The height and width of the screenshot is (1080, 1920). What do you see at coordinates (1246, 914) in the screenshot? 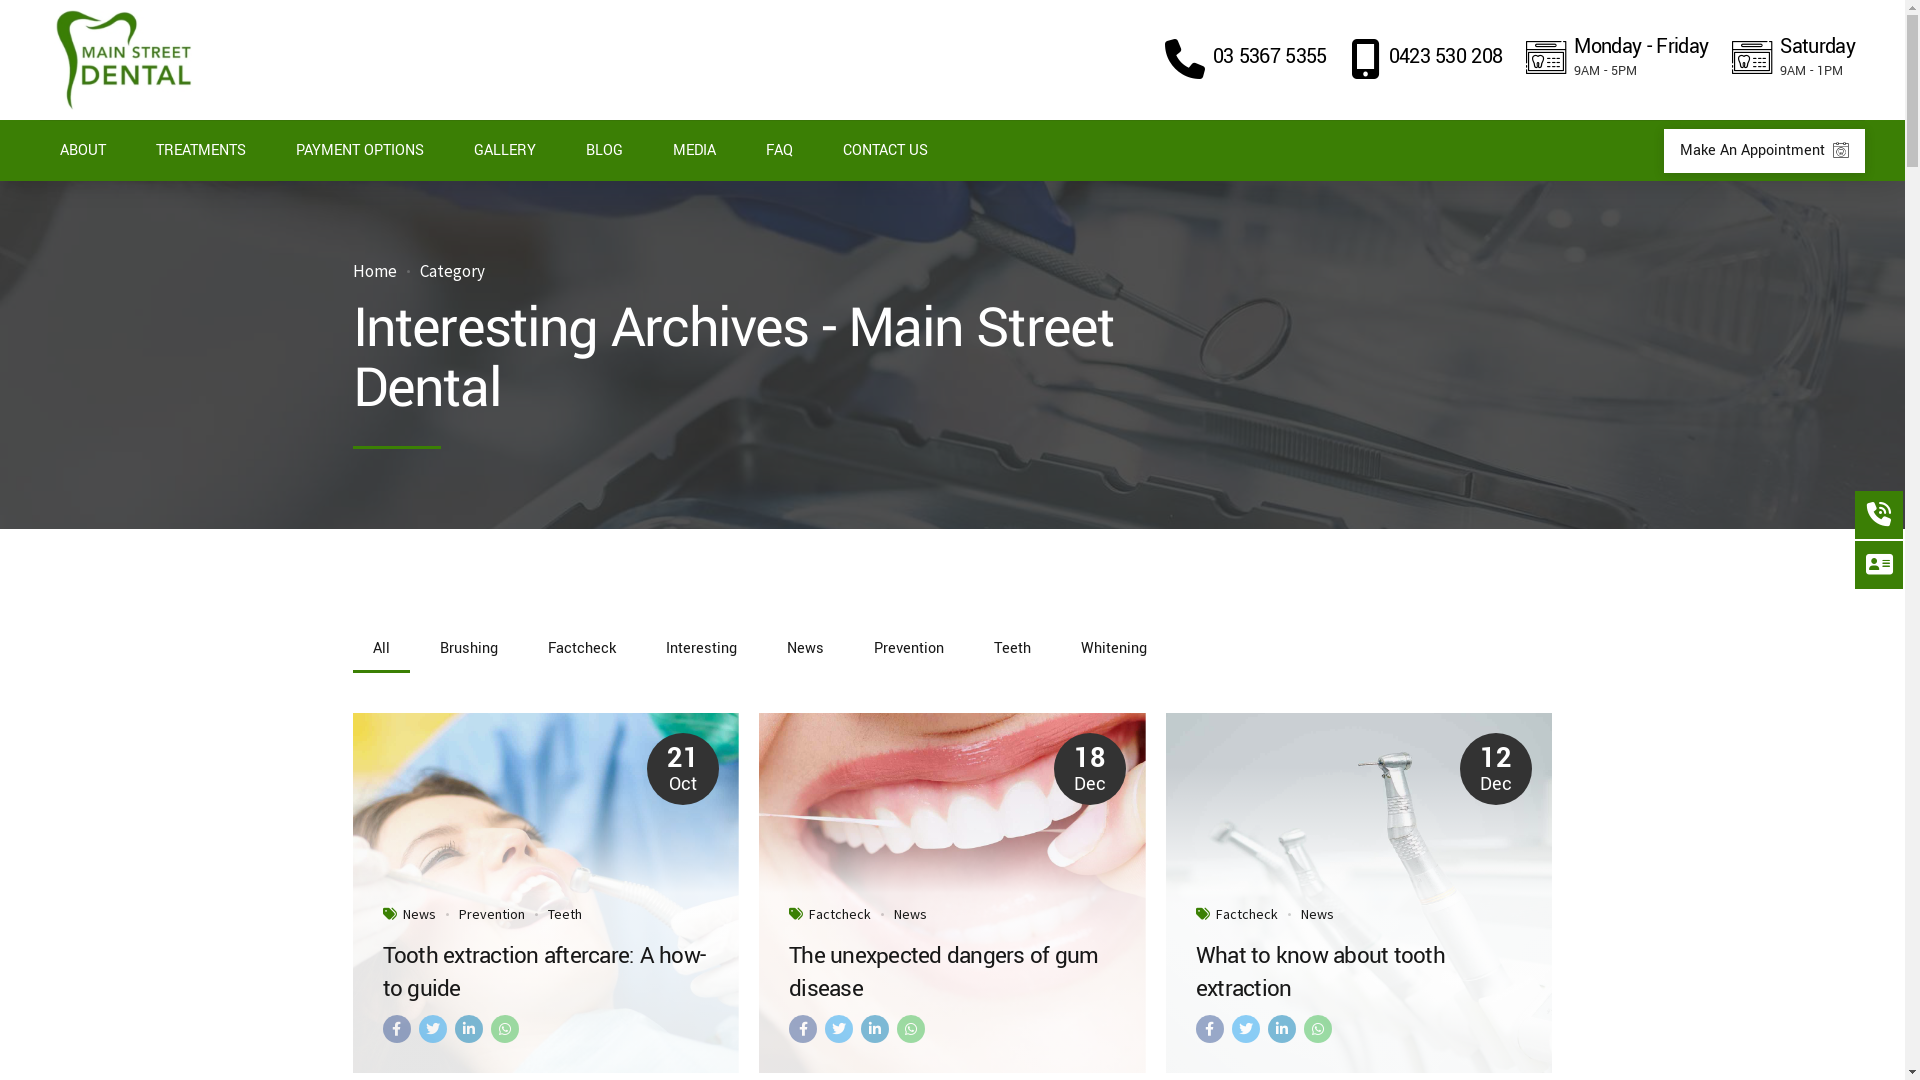
I see `'Factcheck'` at bounding box center [1246, 914].